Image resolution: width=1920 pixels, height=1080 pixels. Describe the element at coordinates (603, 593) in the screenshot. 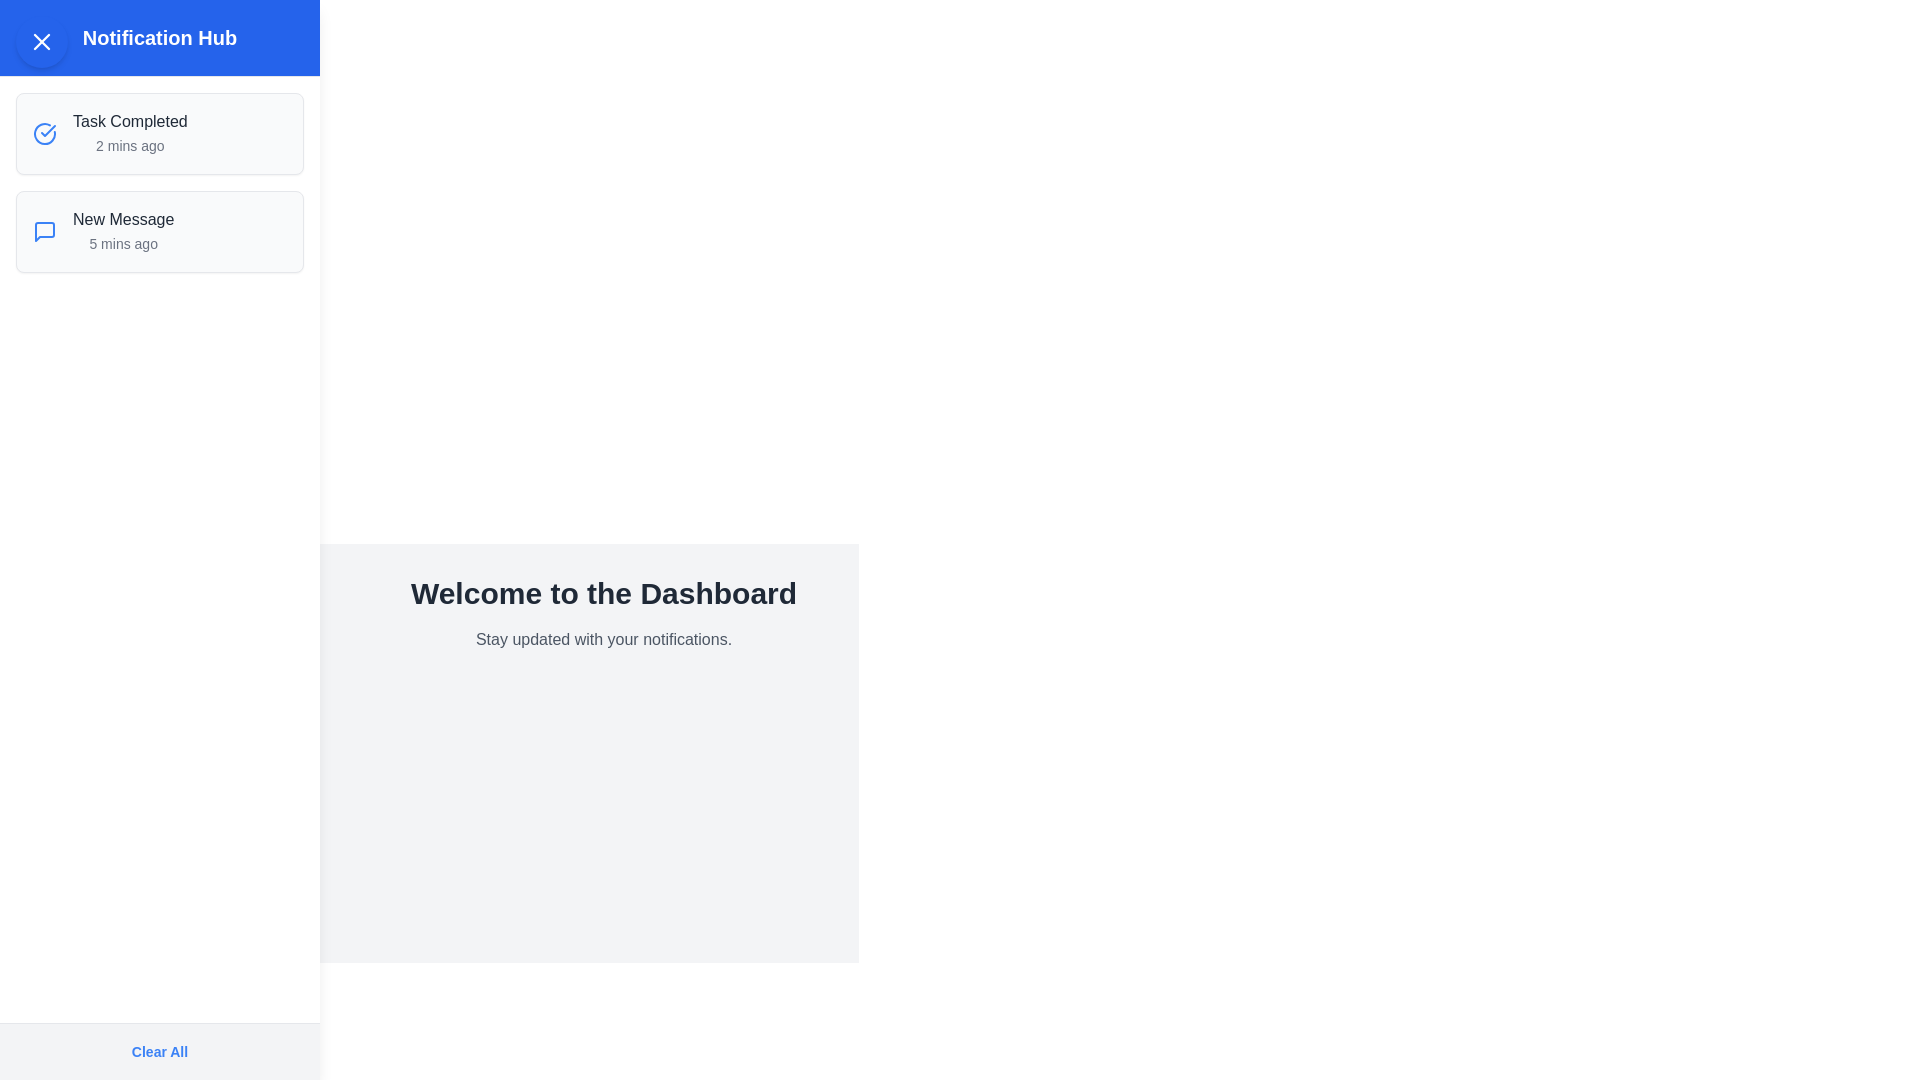

I see `the prominent heading text that introduces the user to the dashboard, located above the smaller text element with the phrase 'Stay updated with your notifications.'` at that location.